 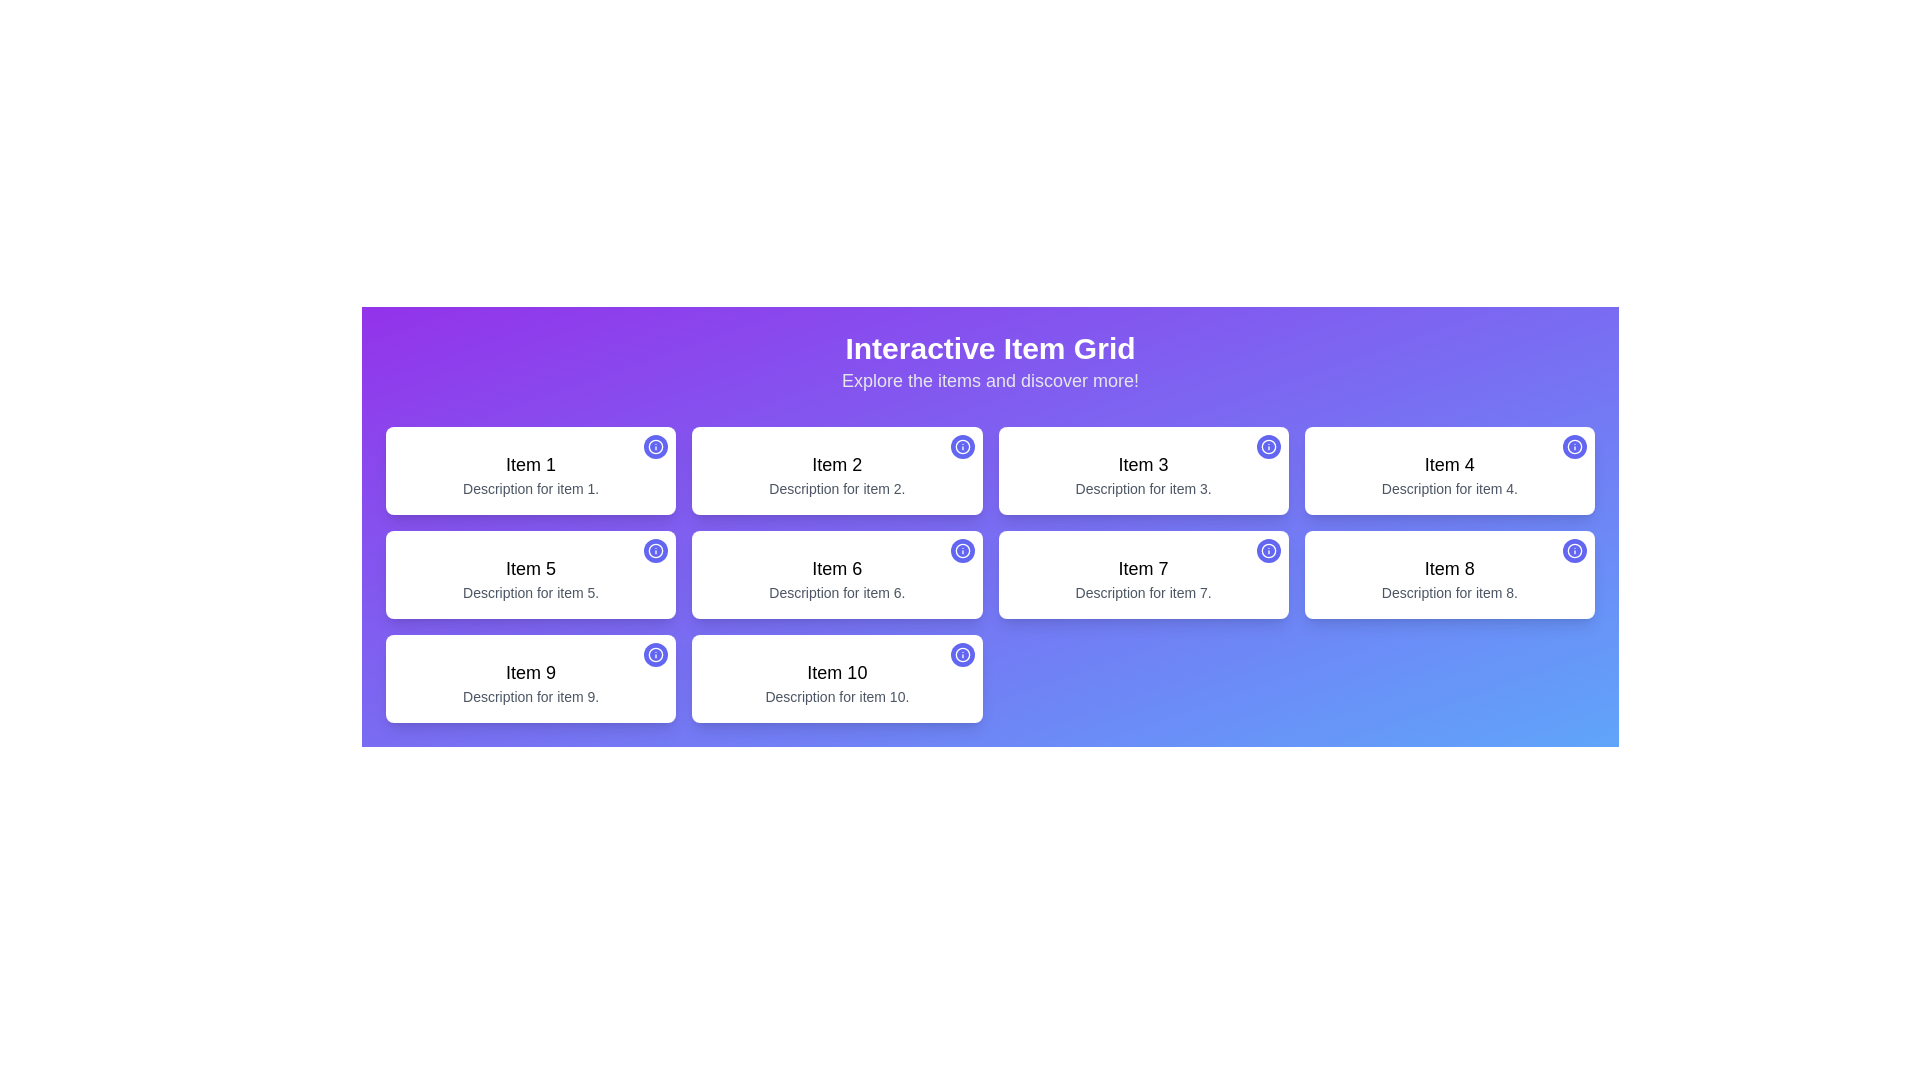 What do you see at coordinates (656, 551) in the screenshot?
I see `the circle with a blue outline located` at bounding box center [656, 551].